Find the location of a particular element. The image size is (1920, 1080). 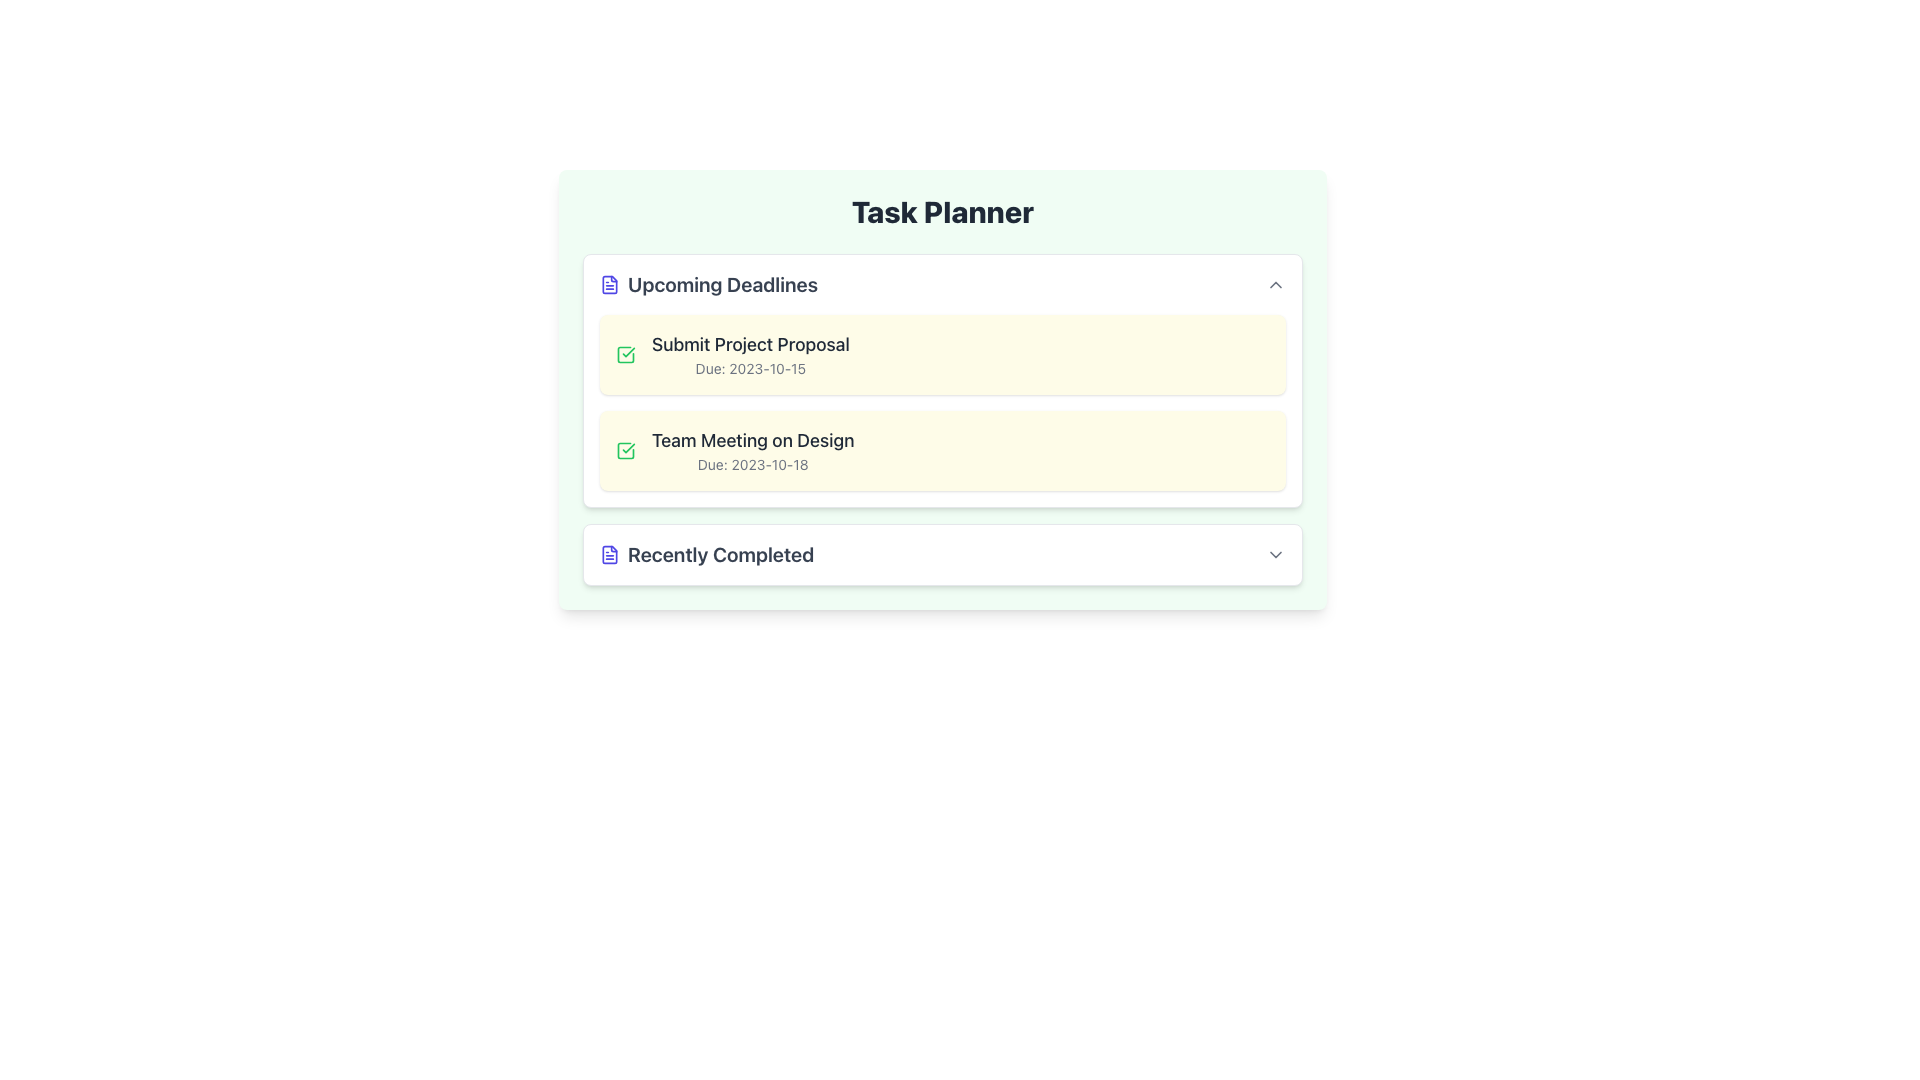

text label that serves as the title of the second task in the 'Upcoming Deadlines' section of the 'Task Planner' interface, which is positioned above its due date and next to a checkbox icon is located at coordinates (752, 439).